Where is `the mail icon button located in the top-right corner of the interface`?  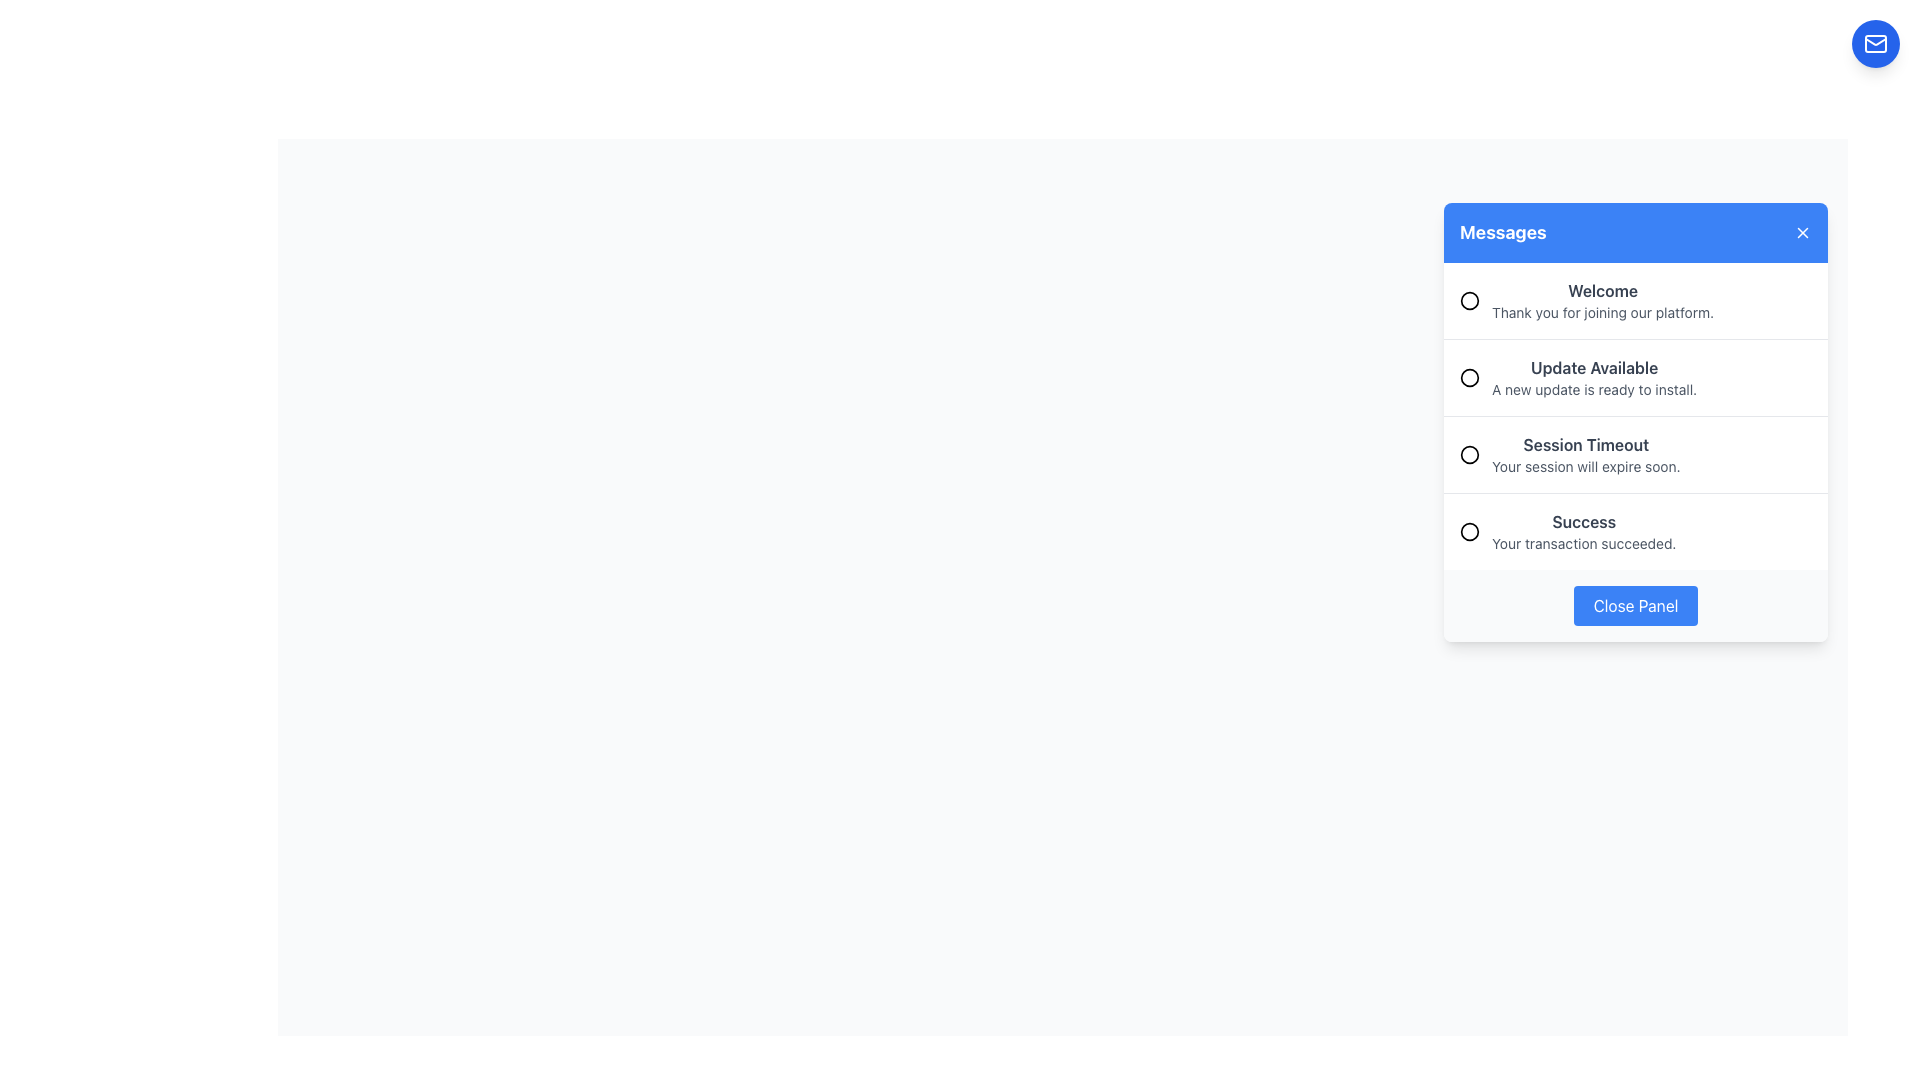 the mail icon button located in the top-right corner of the interface is located at coordinates (1875, 43).